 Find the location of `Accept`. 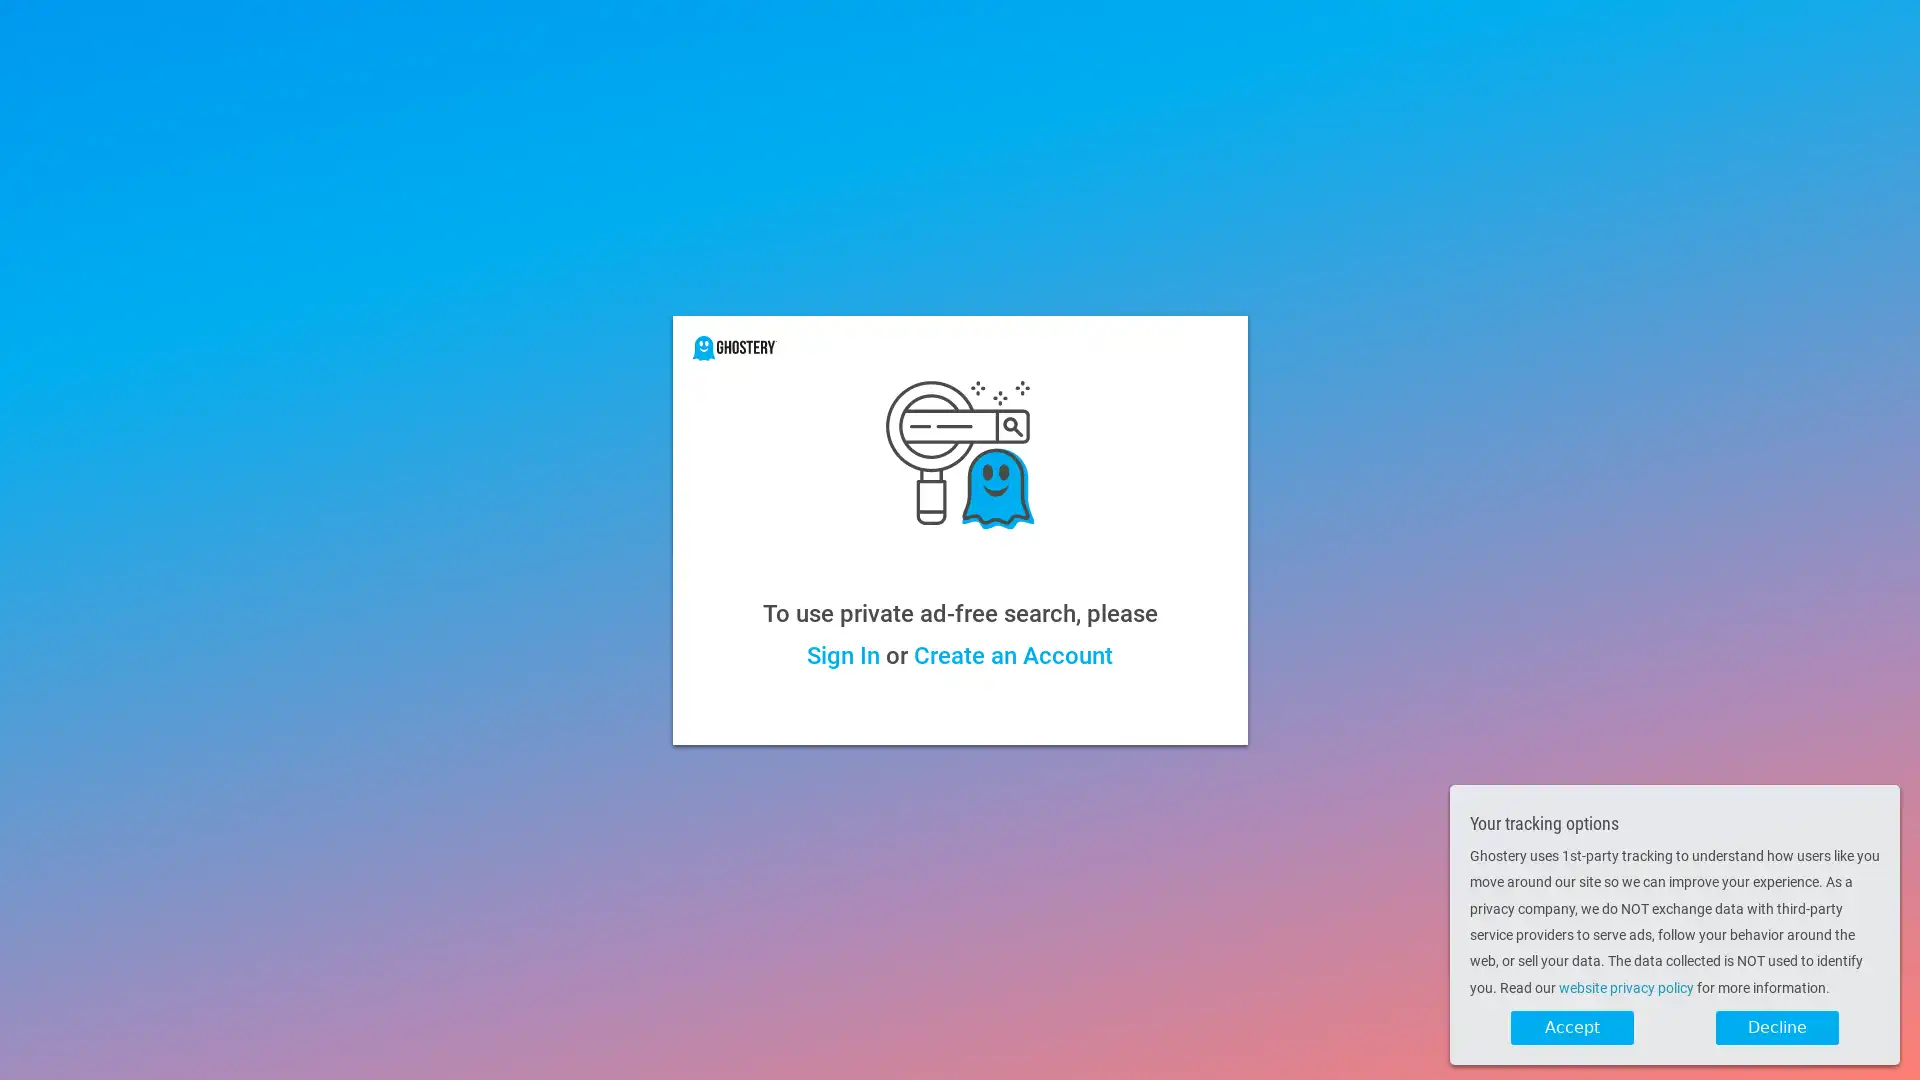

Accept is located at coordinates (1571, 1028).